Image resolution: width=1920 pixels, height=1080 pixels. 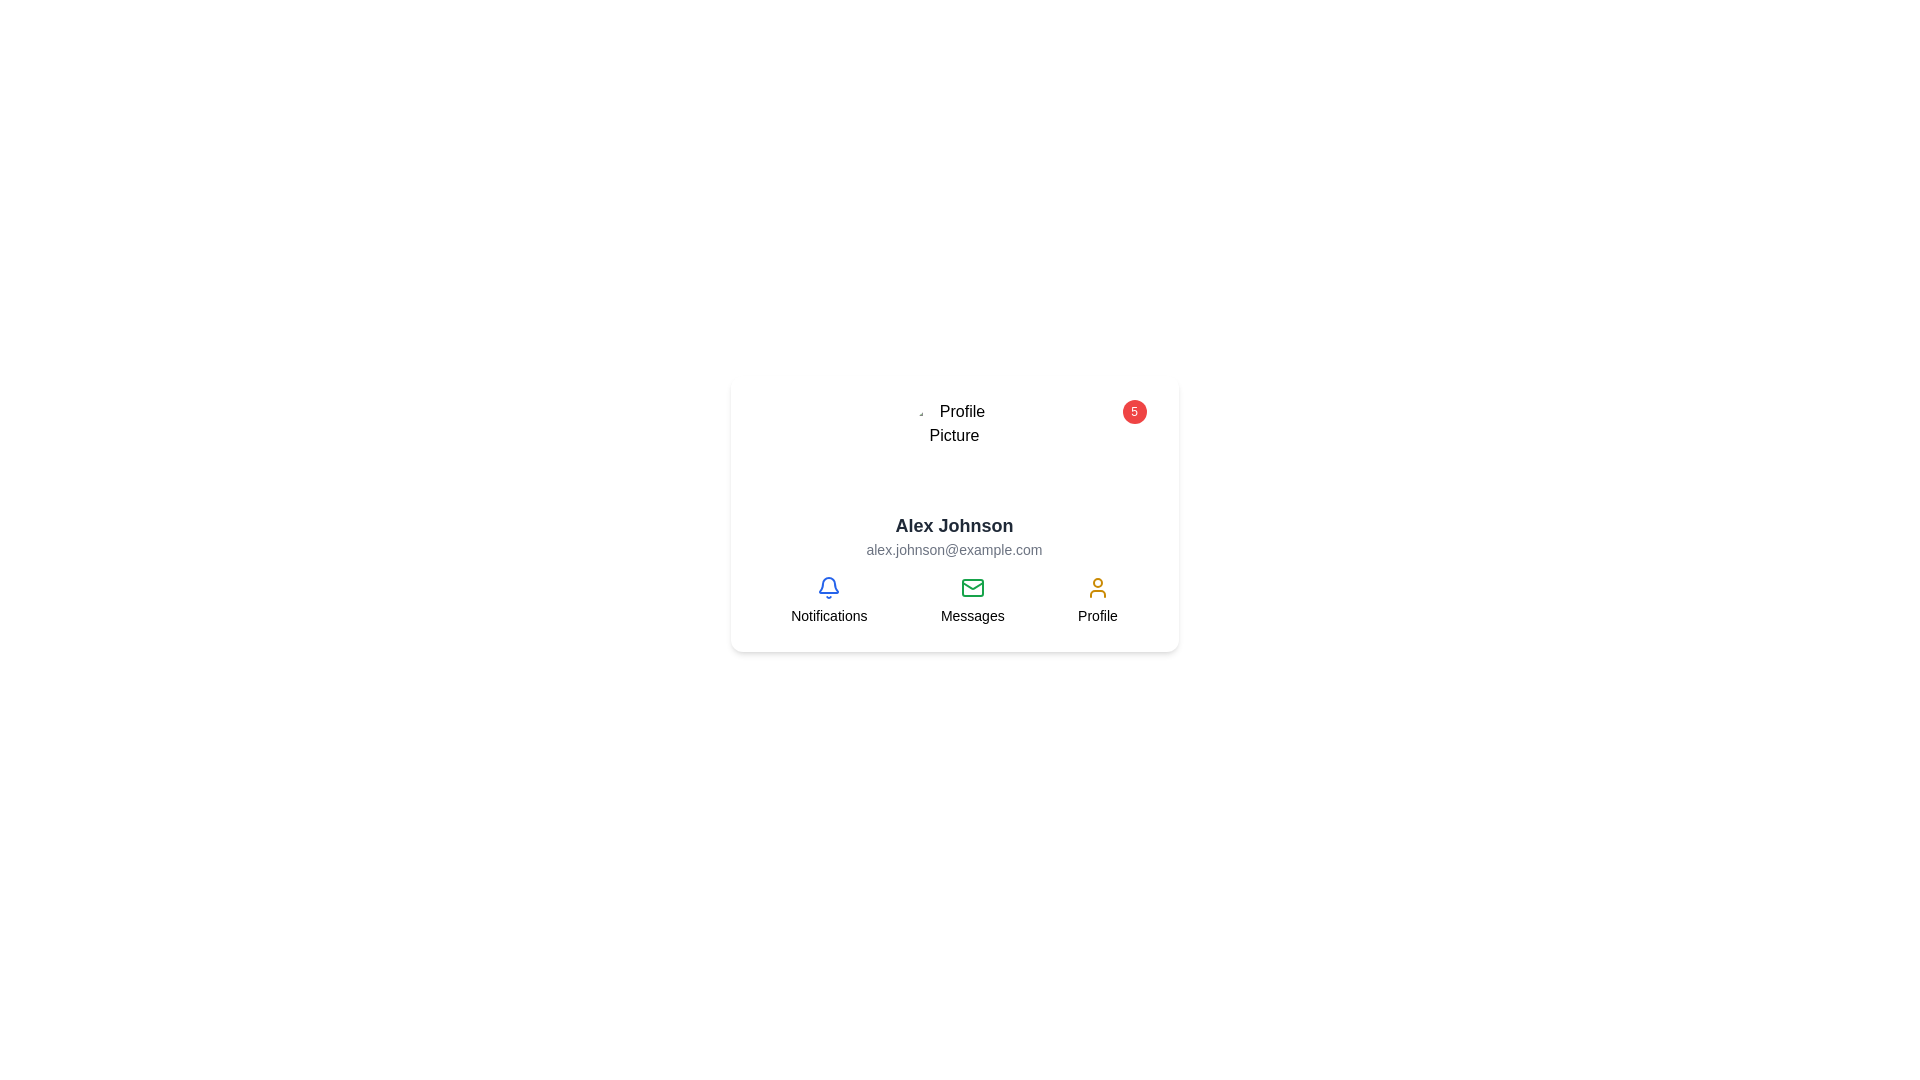 What do you see at coordinates (953, 550) in the screenshot?
I see `the Text label displaying the email address 'alex.johnson@example.com', which is centrally aligned below the name 'Alex Johnson'` at bounding box center [953, 550].